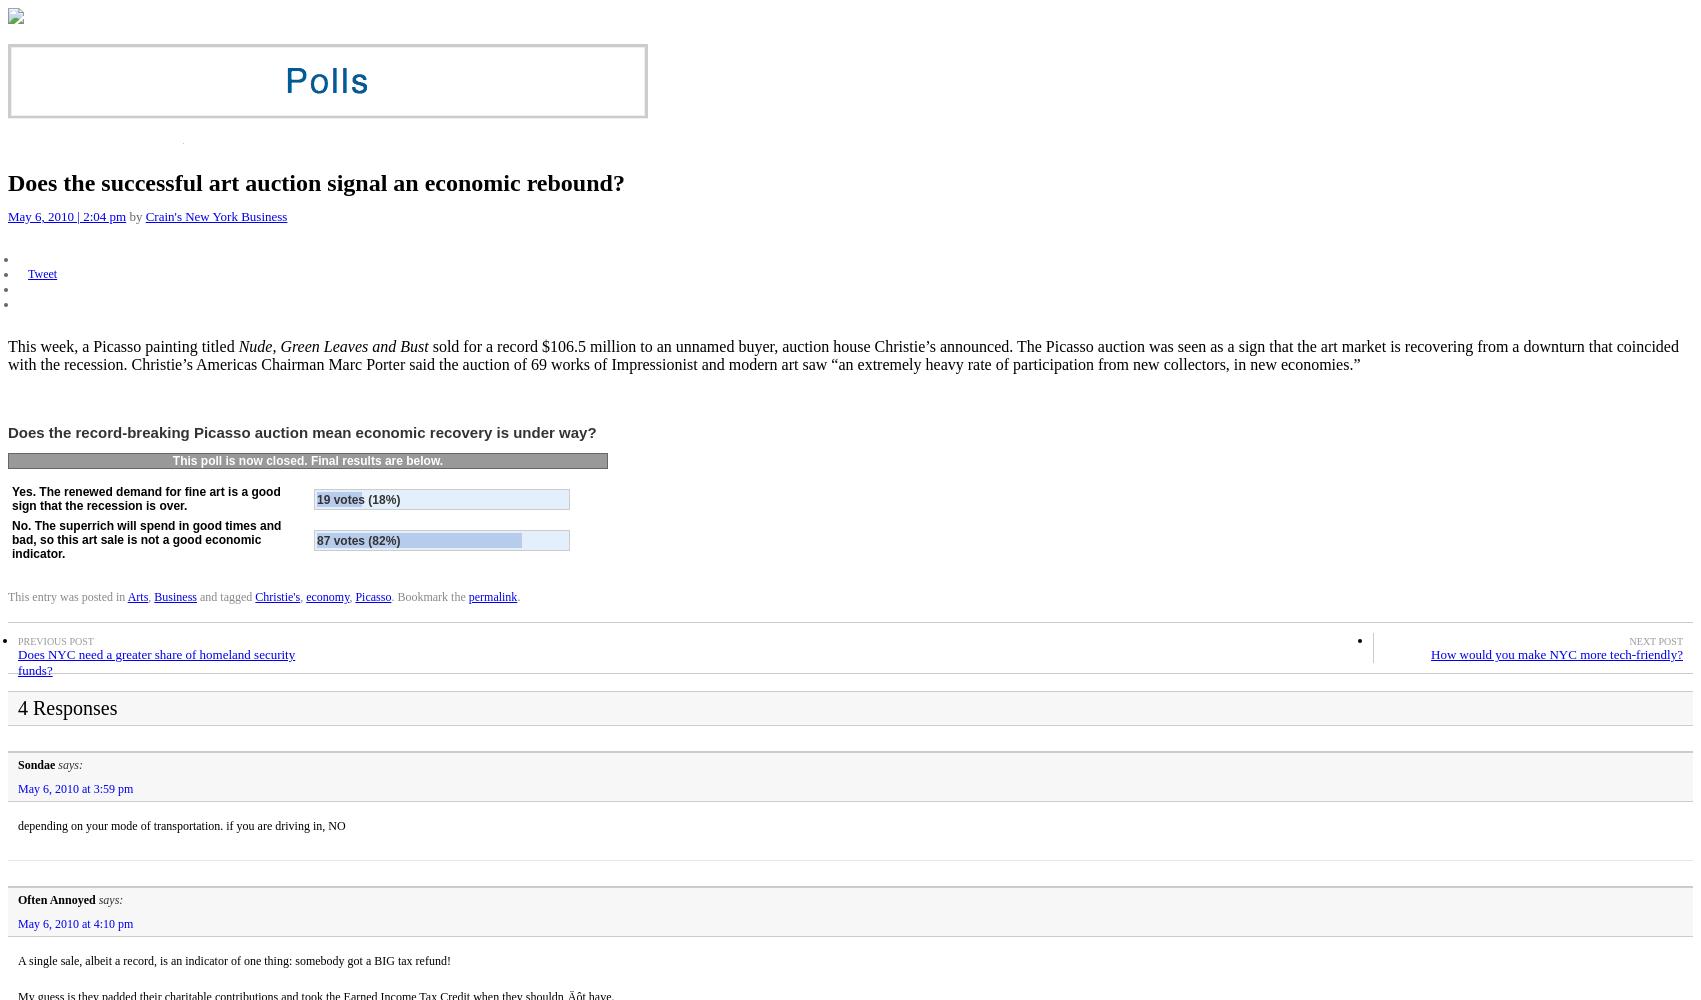 The image size is (1701, 1000). I want to click on 'and tagged', so click(225, 596).